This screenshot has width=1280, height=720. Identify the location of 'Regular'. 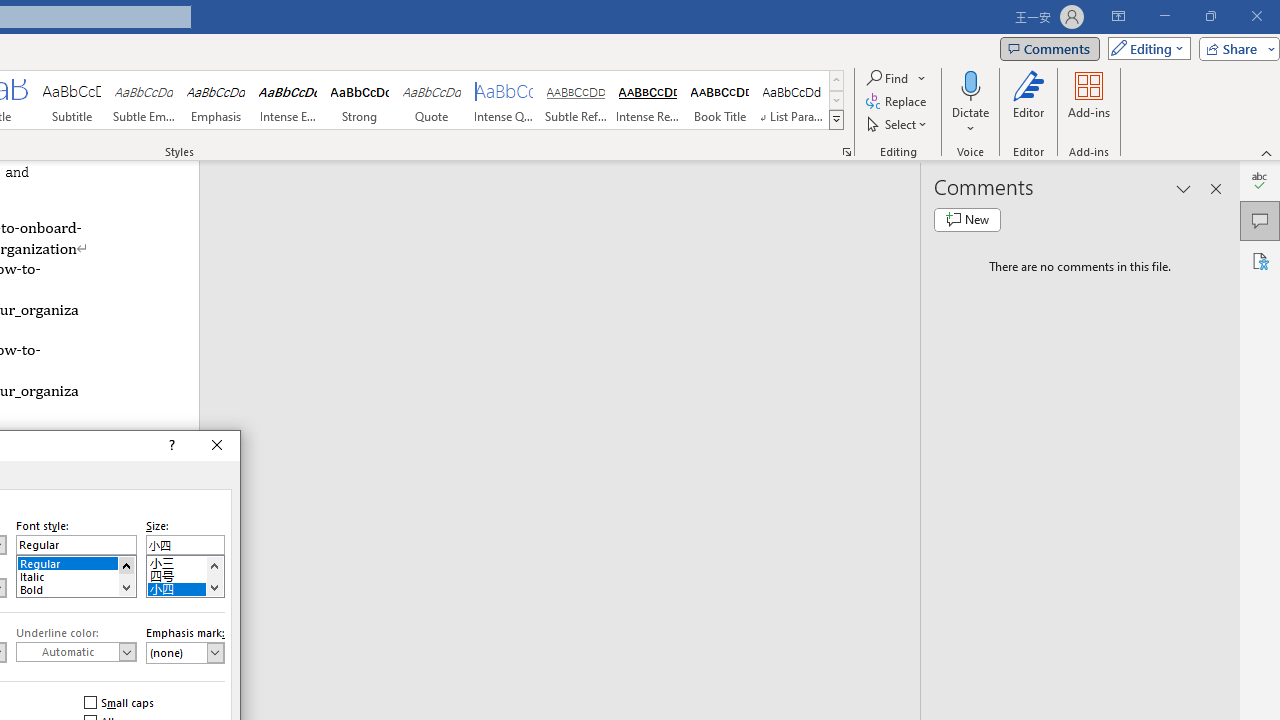
(76, 561).